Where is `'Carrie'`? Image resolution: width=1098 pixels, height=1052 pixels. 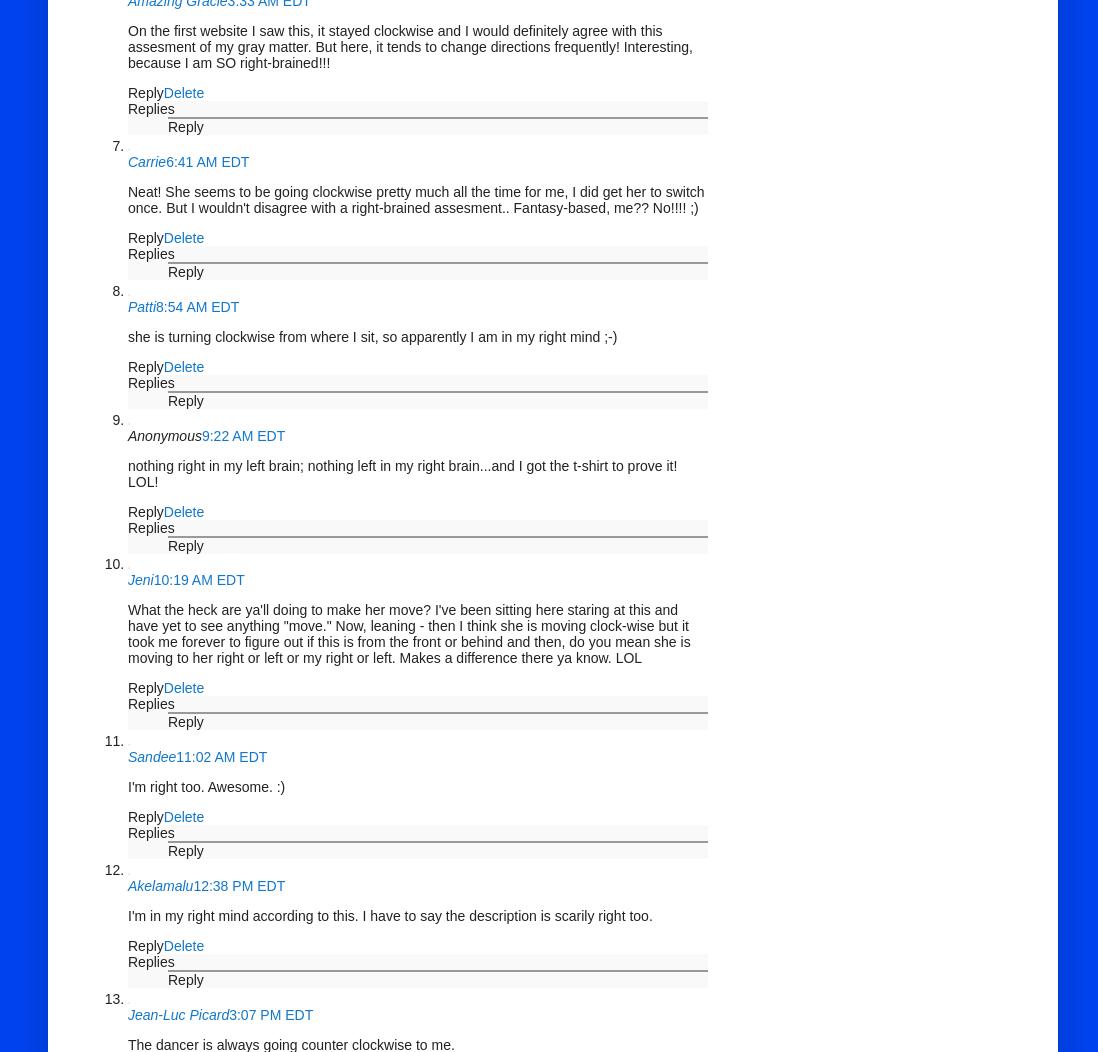 'Carrie' is located at coordinates (147, 159).